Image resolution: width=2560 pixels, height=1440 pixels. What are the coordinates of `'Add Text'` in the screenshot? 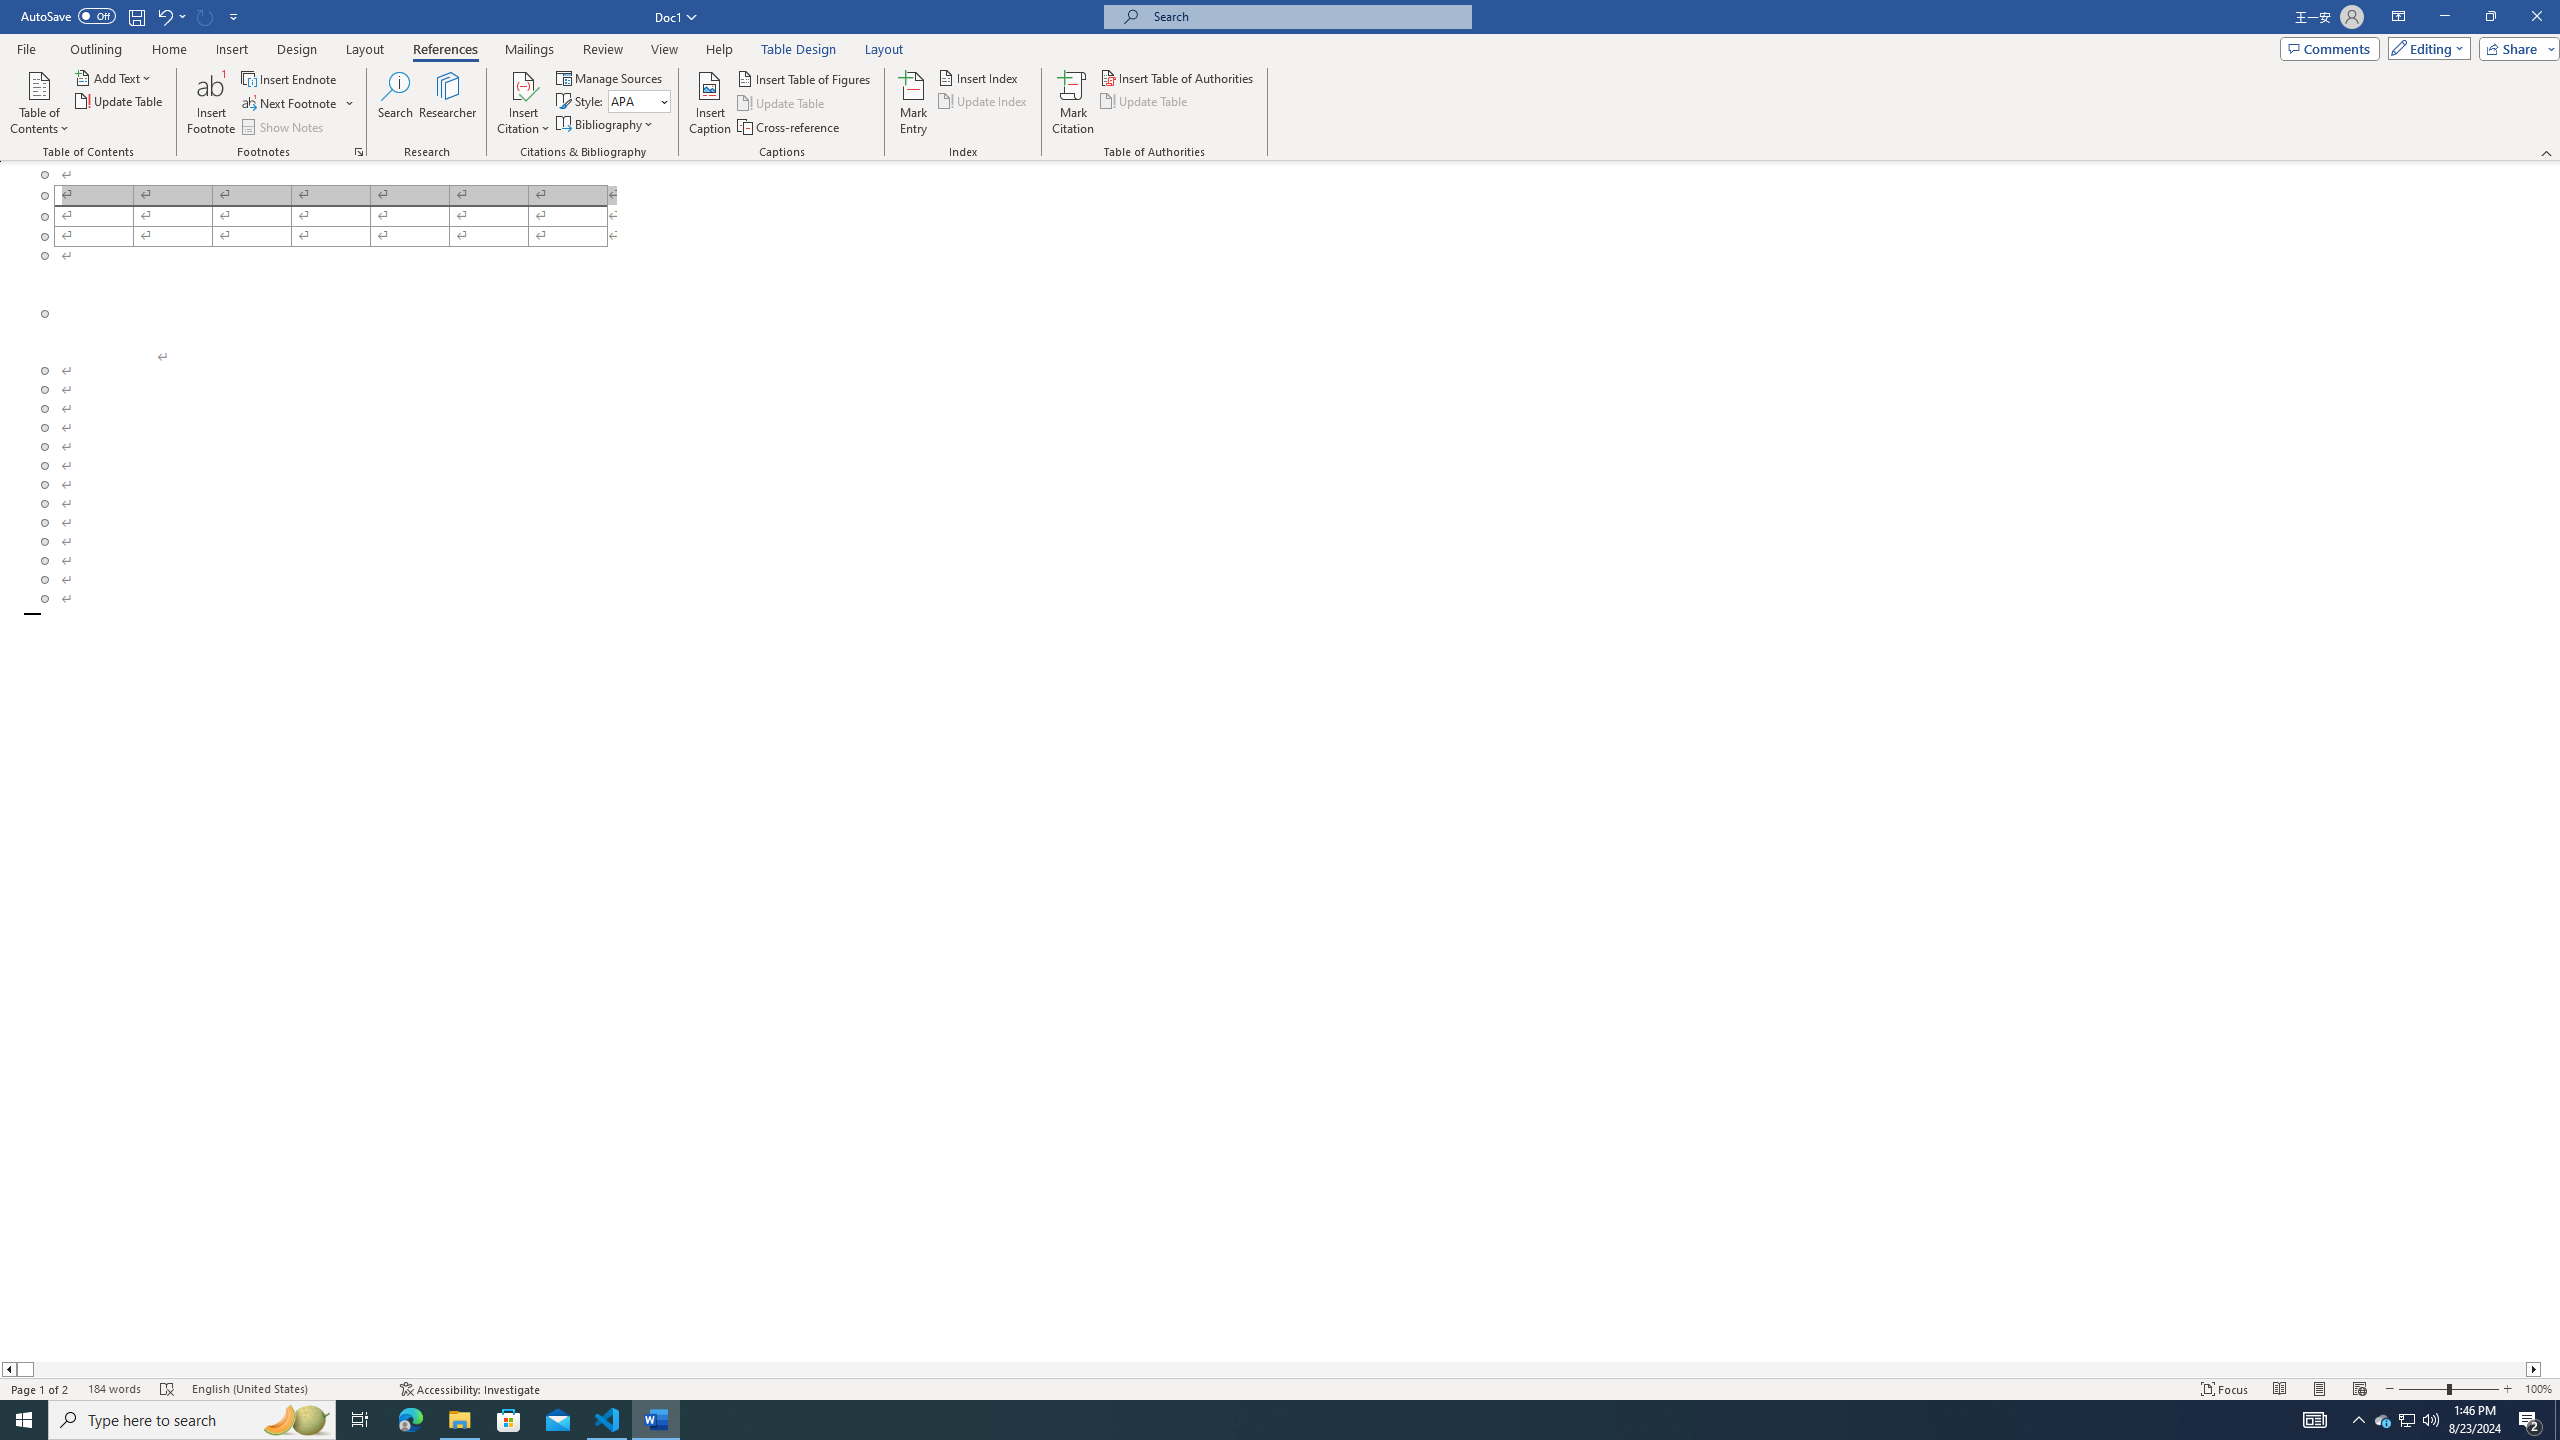 It's located at (114, 77).